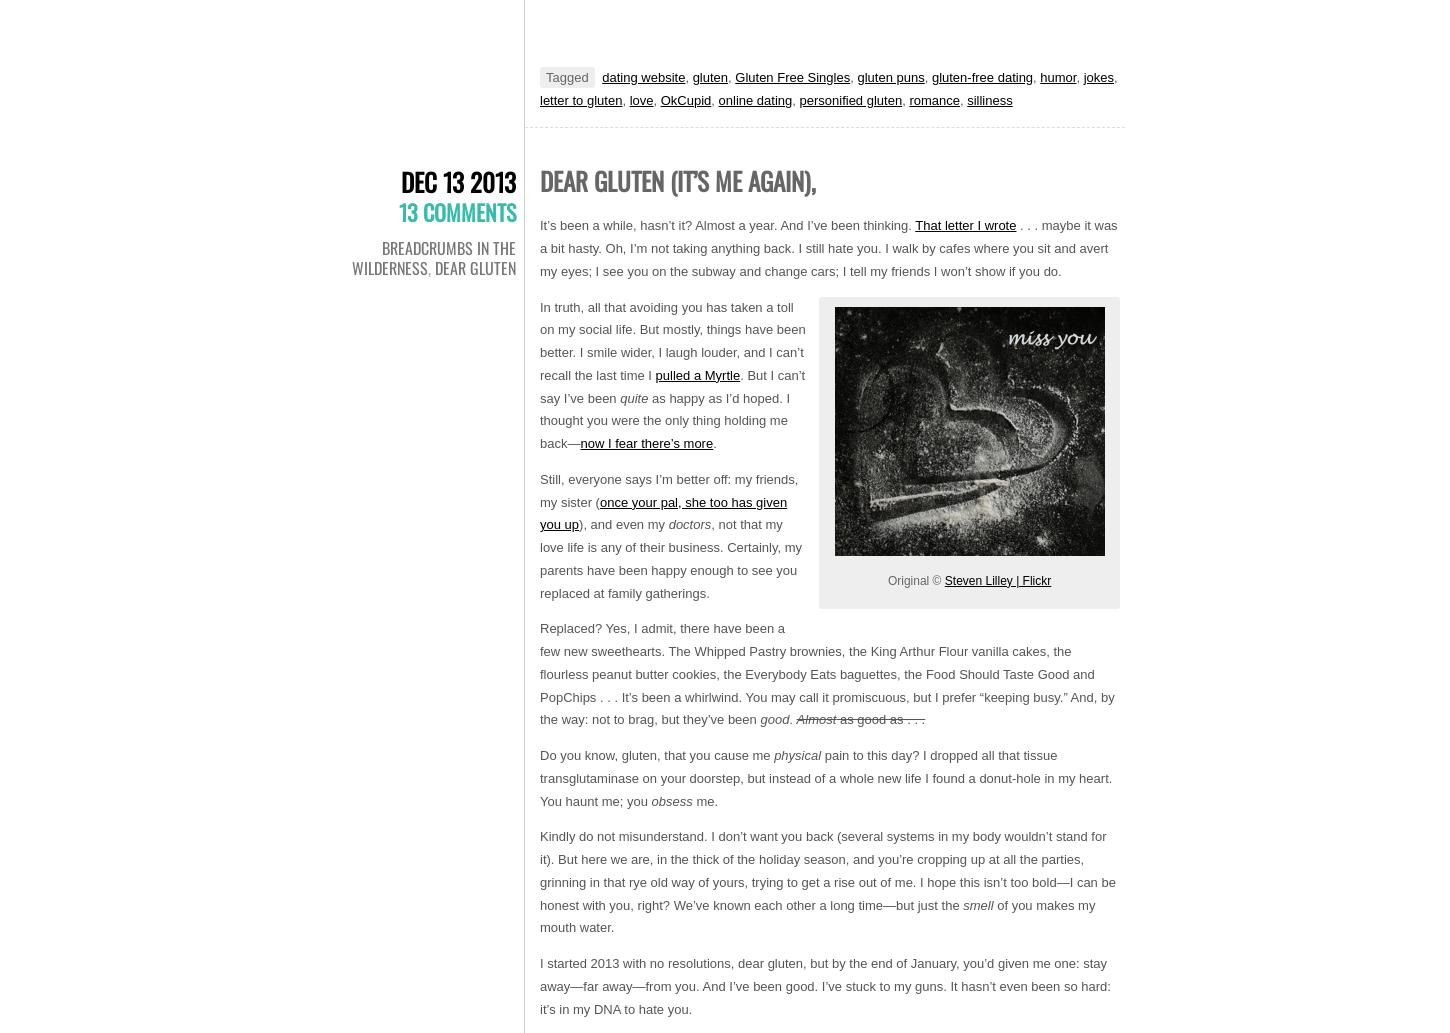 This screenshot has height=1033, width=1450. Describe the element at coordinates (606, 800) in the screenshot. I see `'haunt me; you'` at that location.